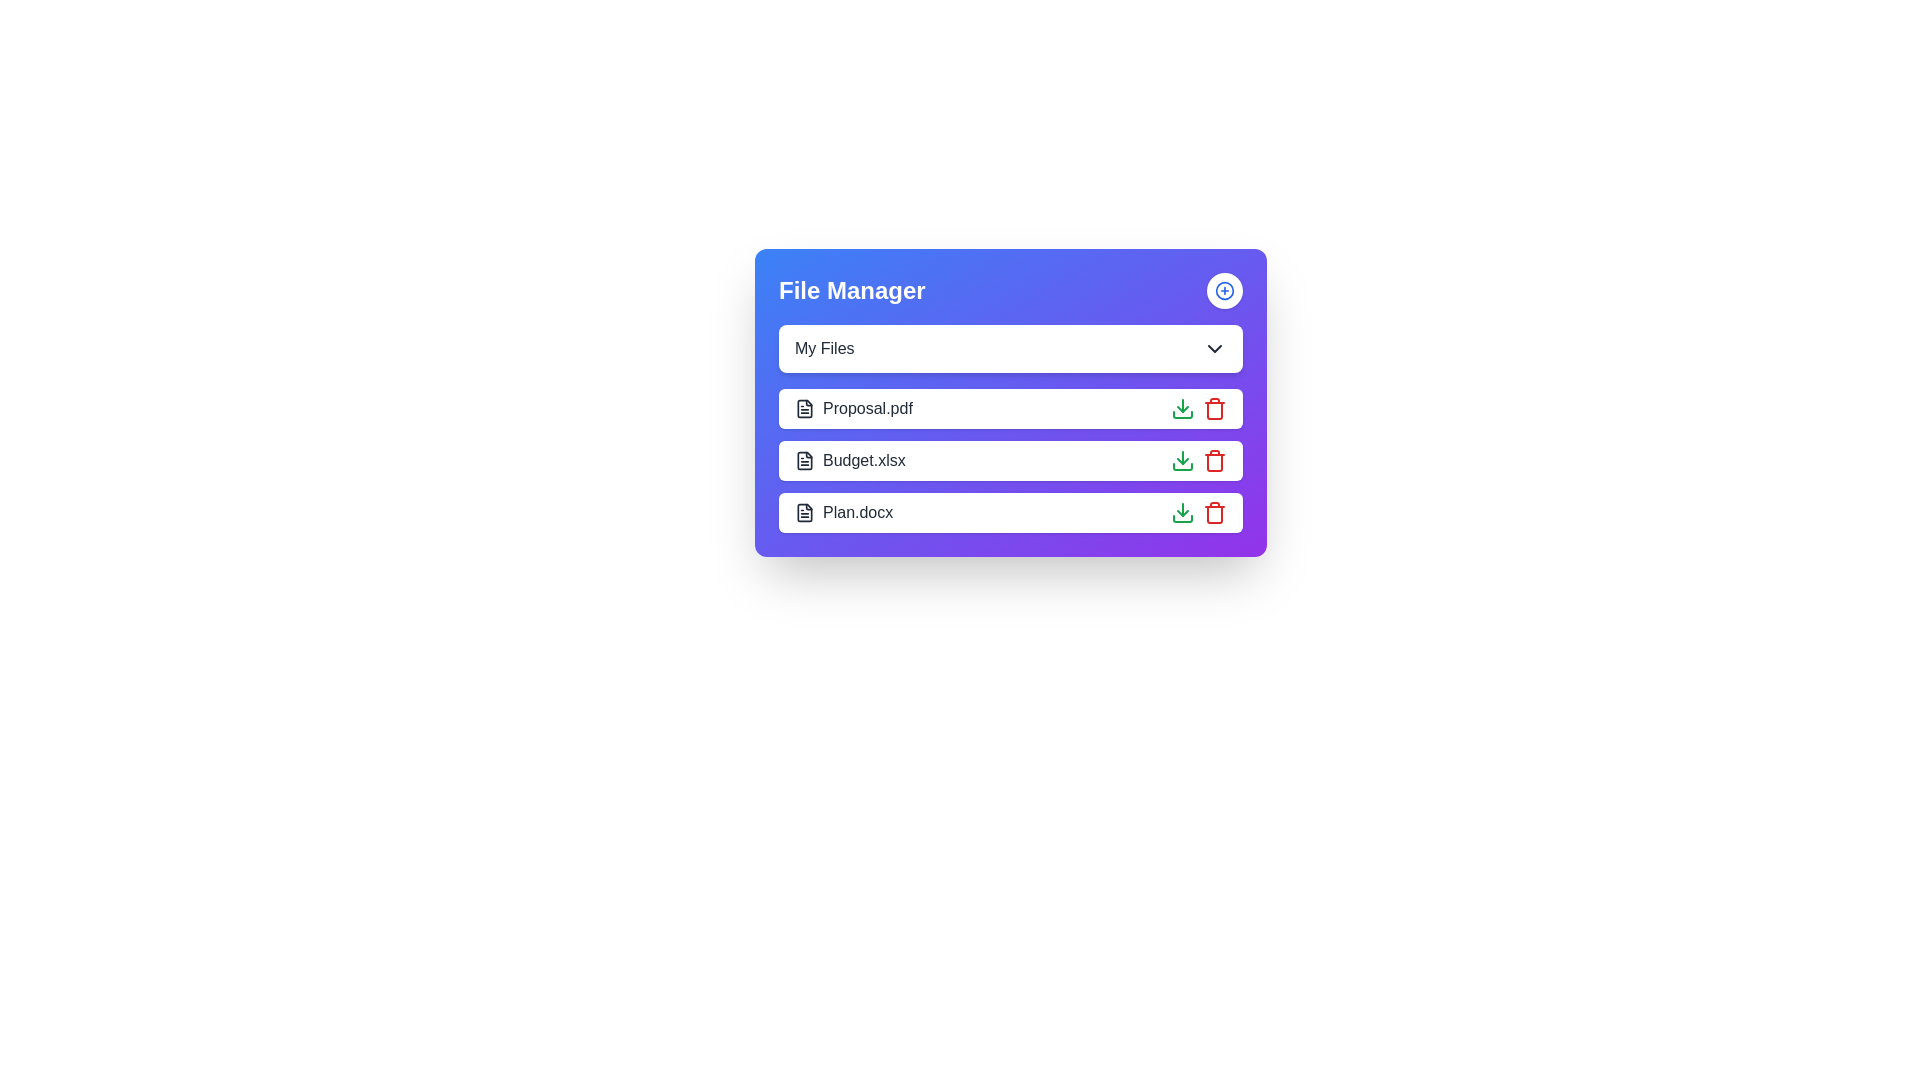 The height and width of the screenshot is (1080, 1920). I want to click on the delete button associated with the file entry 'Budget.xlsx', so click(1213, 461).